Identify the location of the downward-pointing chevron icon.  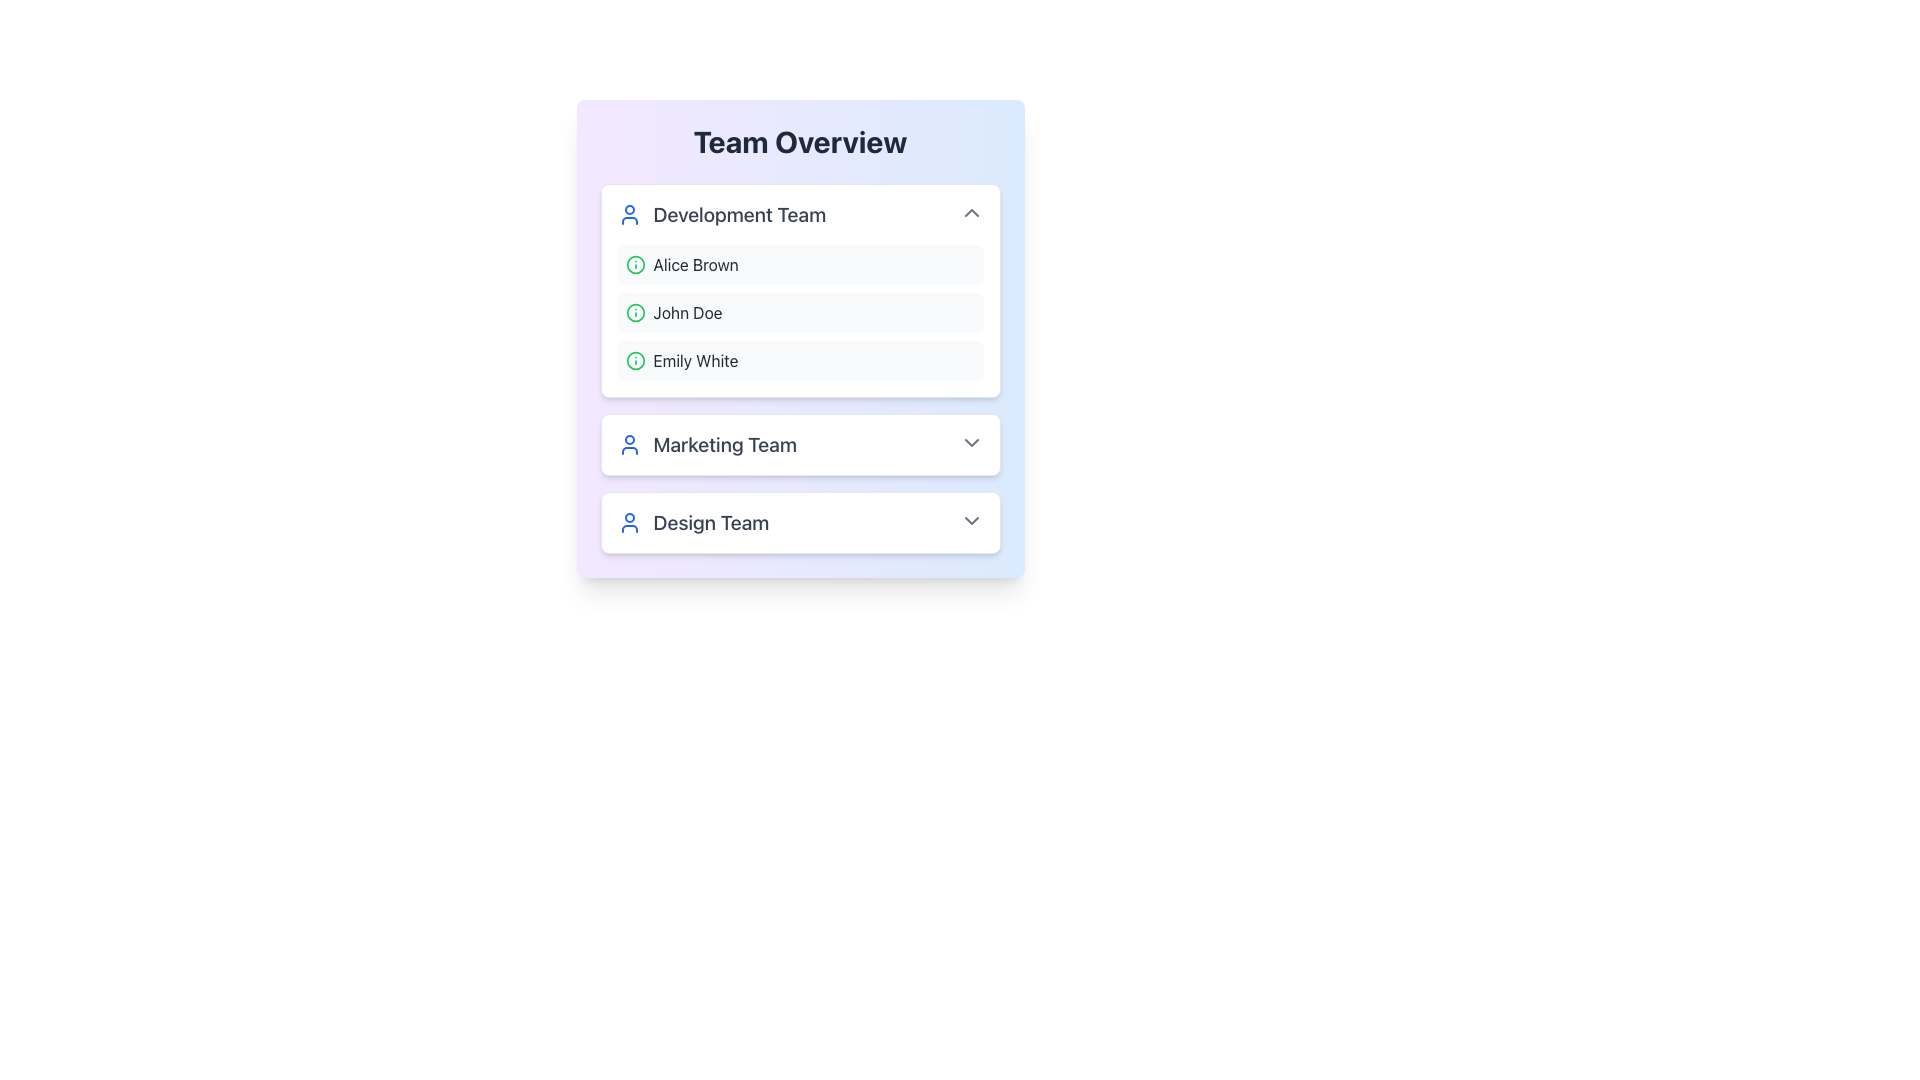
(971, 442).